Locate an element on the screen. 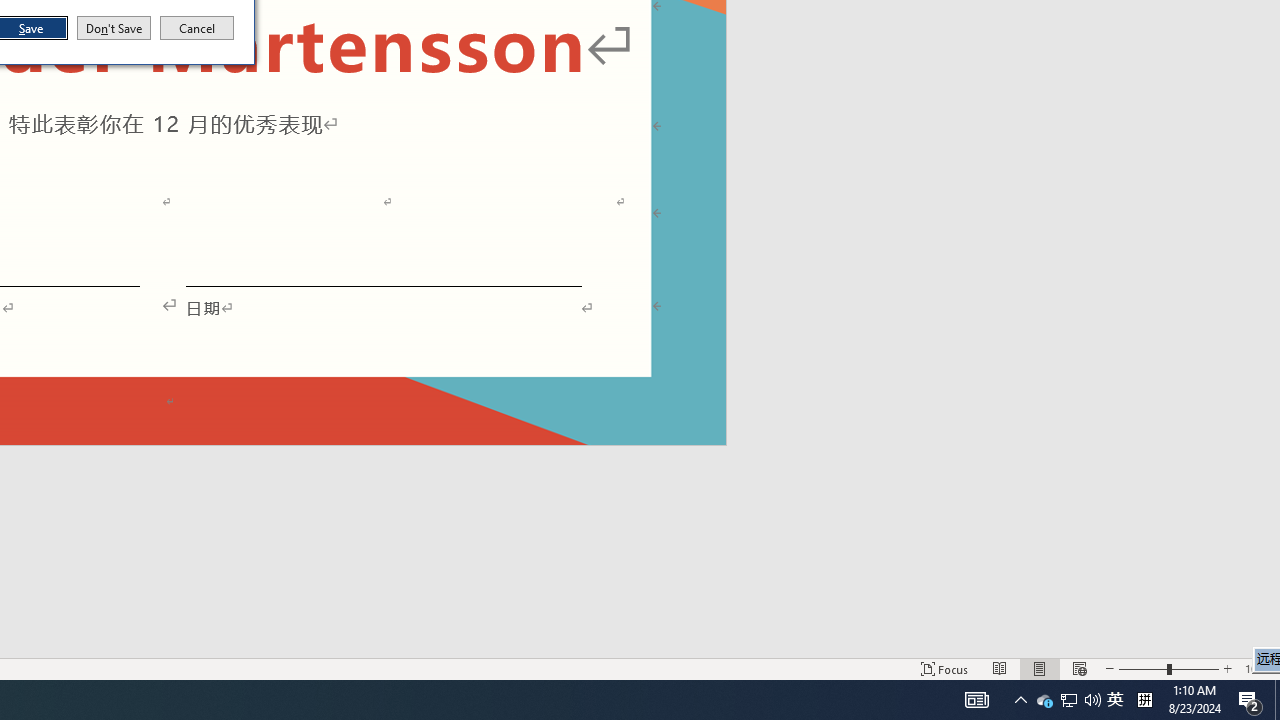  'Show desktop' is located at coordinates (1276, 698).